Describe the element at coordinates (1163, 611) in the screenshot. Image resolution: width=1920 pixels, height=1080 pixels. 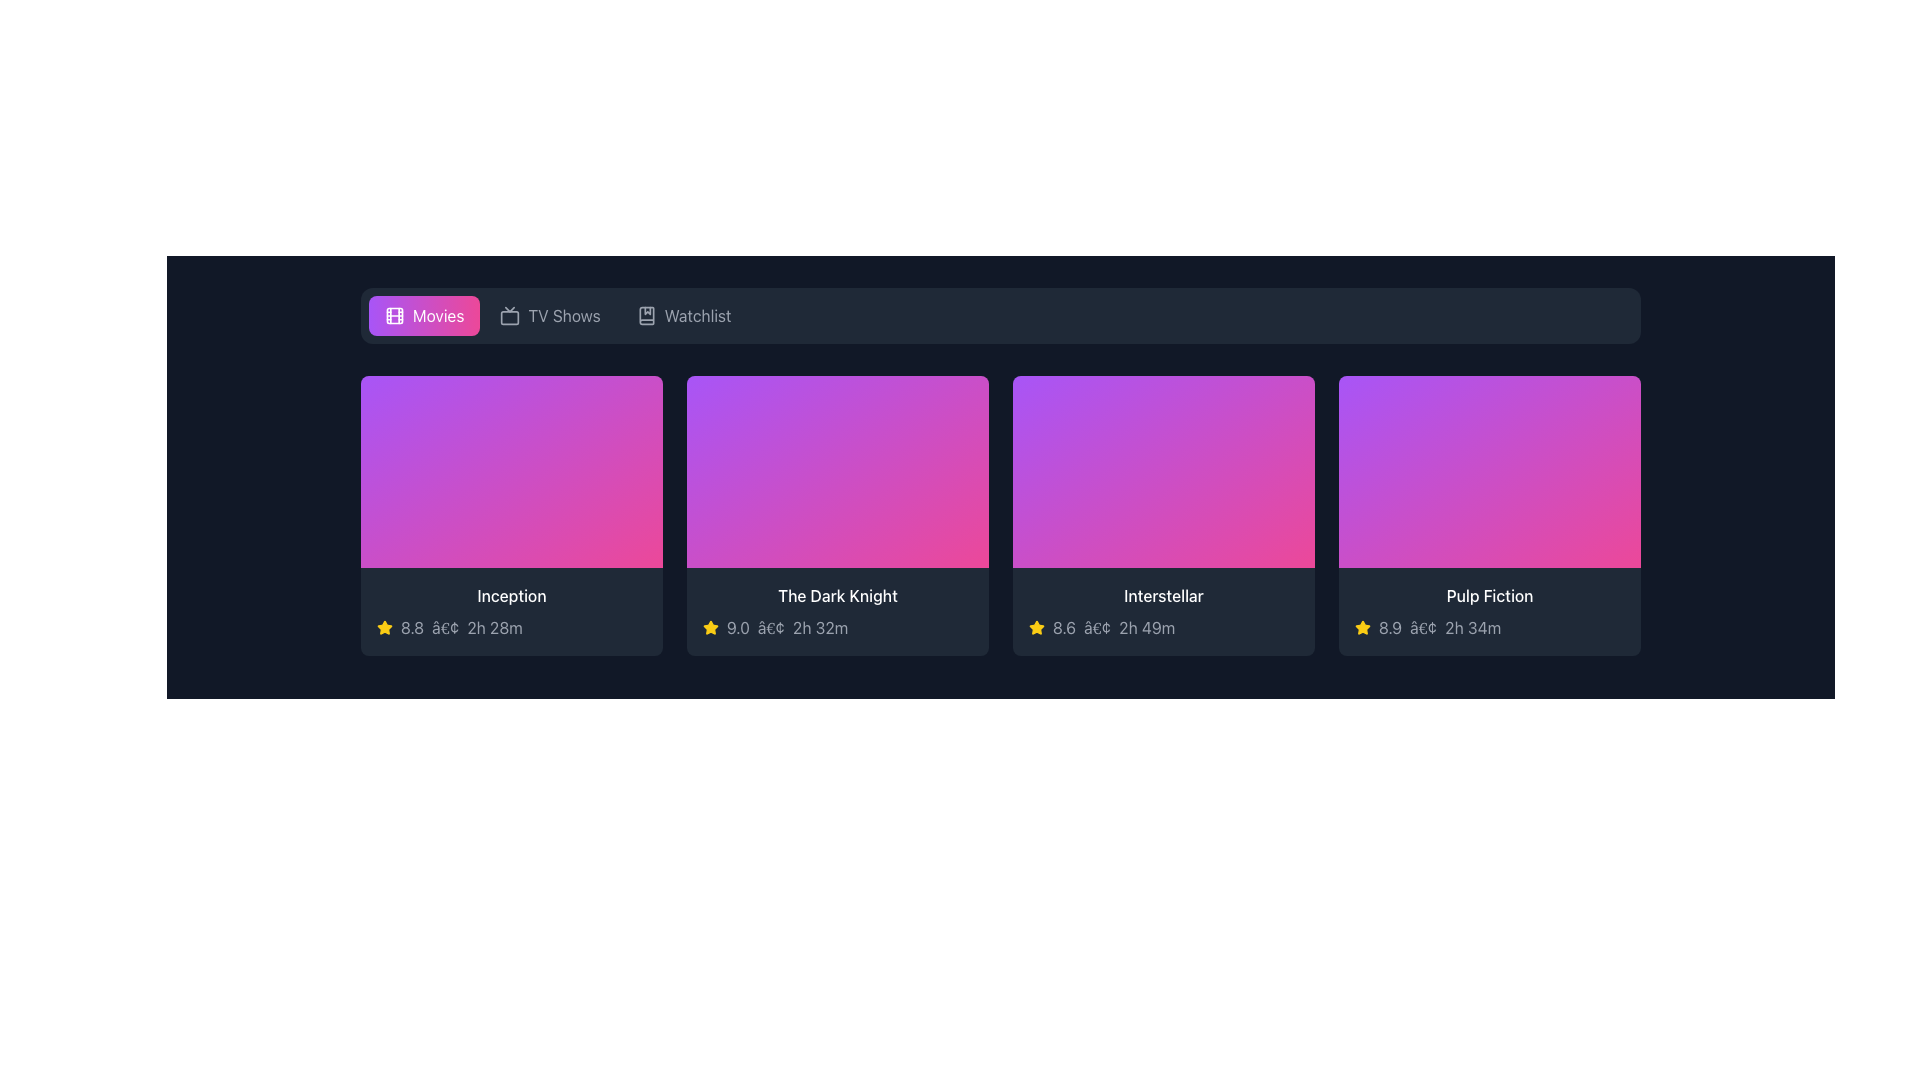
I see `textual information block containing the title and additional information for the movie 'Interstellar', which is prominently displayed in white text along with details about the movie's rating and duration in light gray text, located at the bottom of the card` at that location.